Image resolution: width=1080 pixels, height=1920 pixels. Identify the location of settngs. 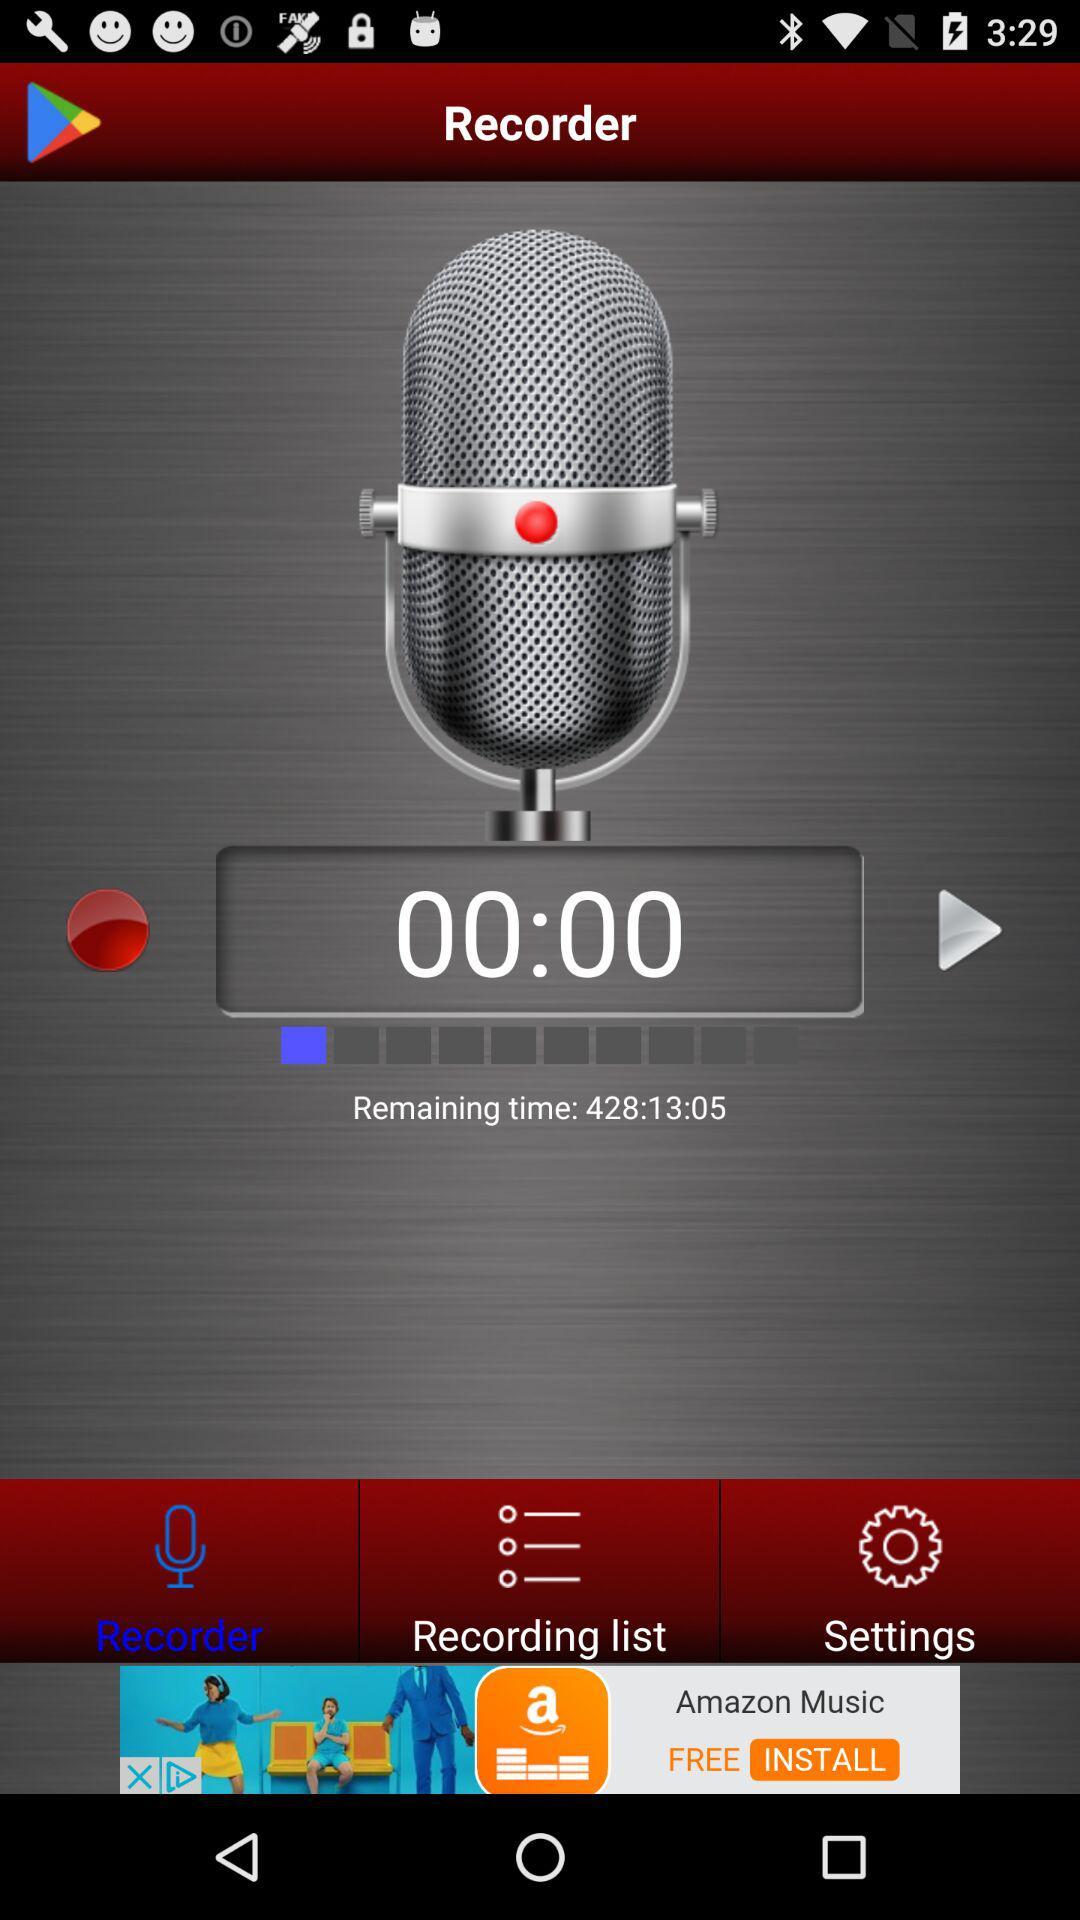
(900, 1569).